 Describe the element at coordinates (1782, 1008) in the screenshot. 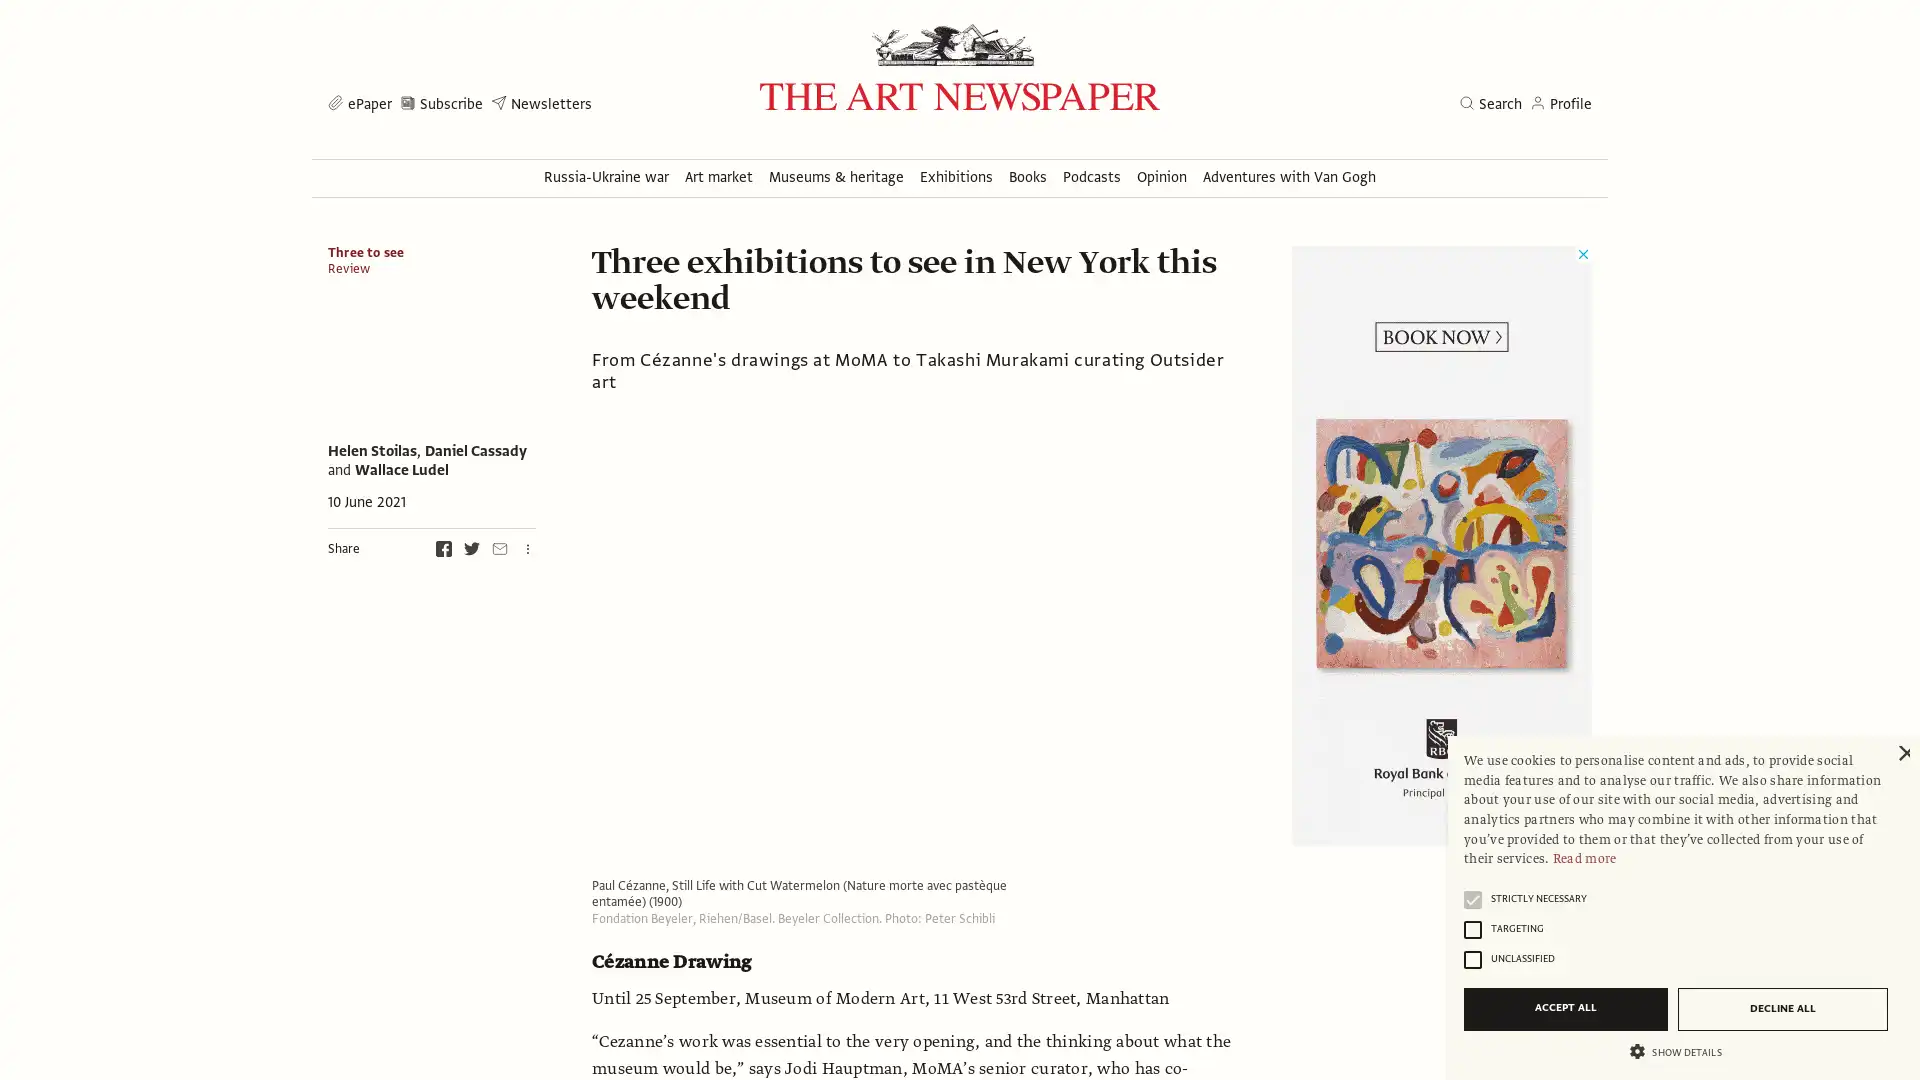

I see `DECLINE ALL` at that location.